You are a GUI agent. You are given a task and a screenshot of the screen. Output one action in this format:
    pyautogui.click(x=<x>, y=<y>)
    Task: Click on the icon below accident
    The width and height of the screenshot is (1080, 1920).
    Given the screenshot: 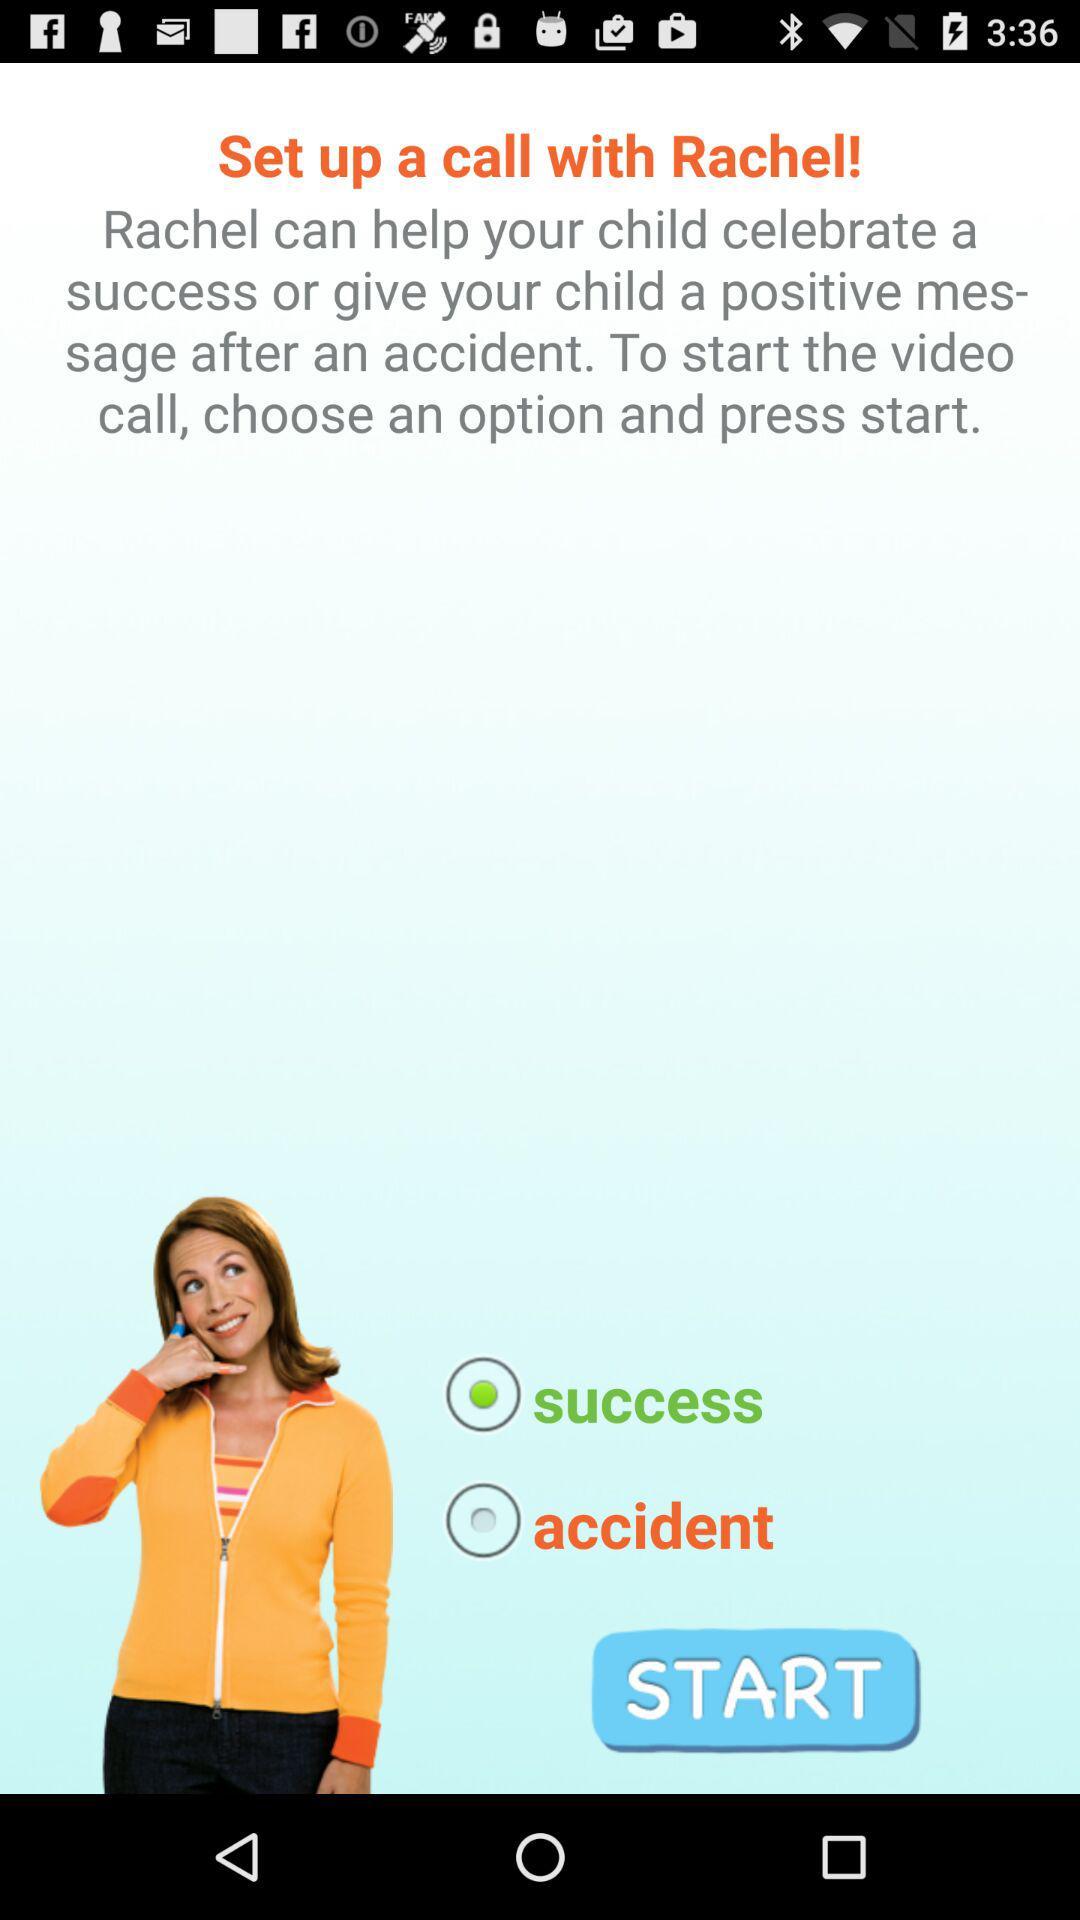 What is the action you would take?
    pyautogui.click(x=756, y=1689)
    